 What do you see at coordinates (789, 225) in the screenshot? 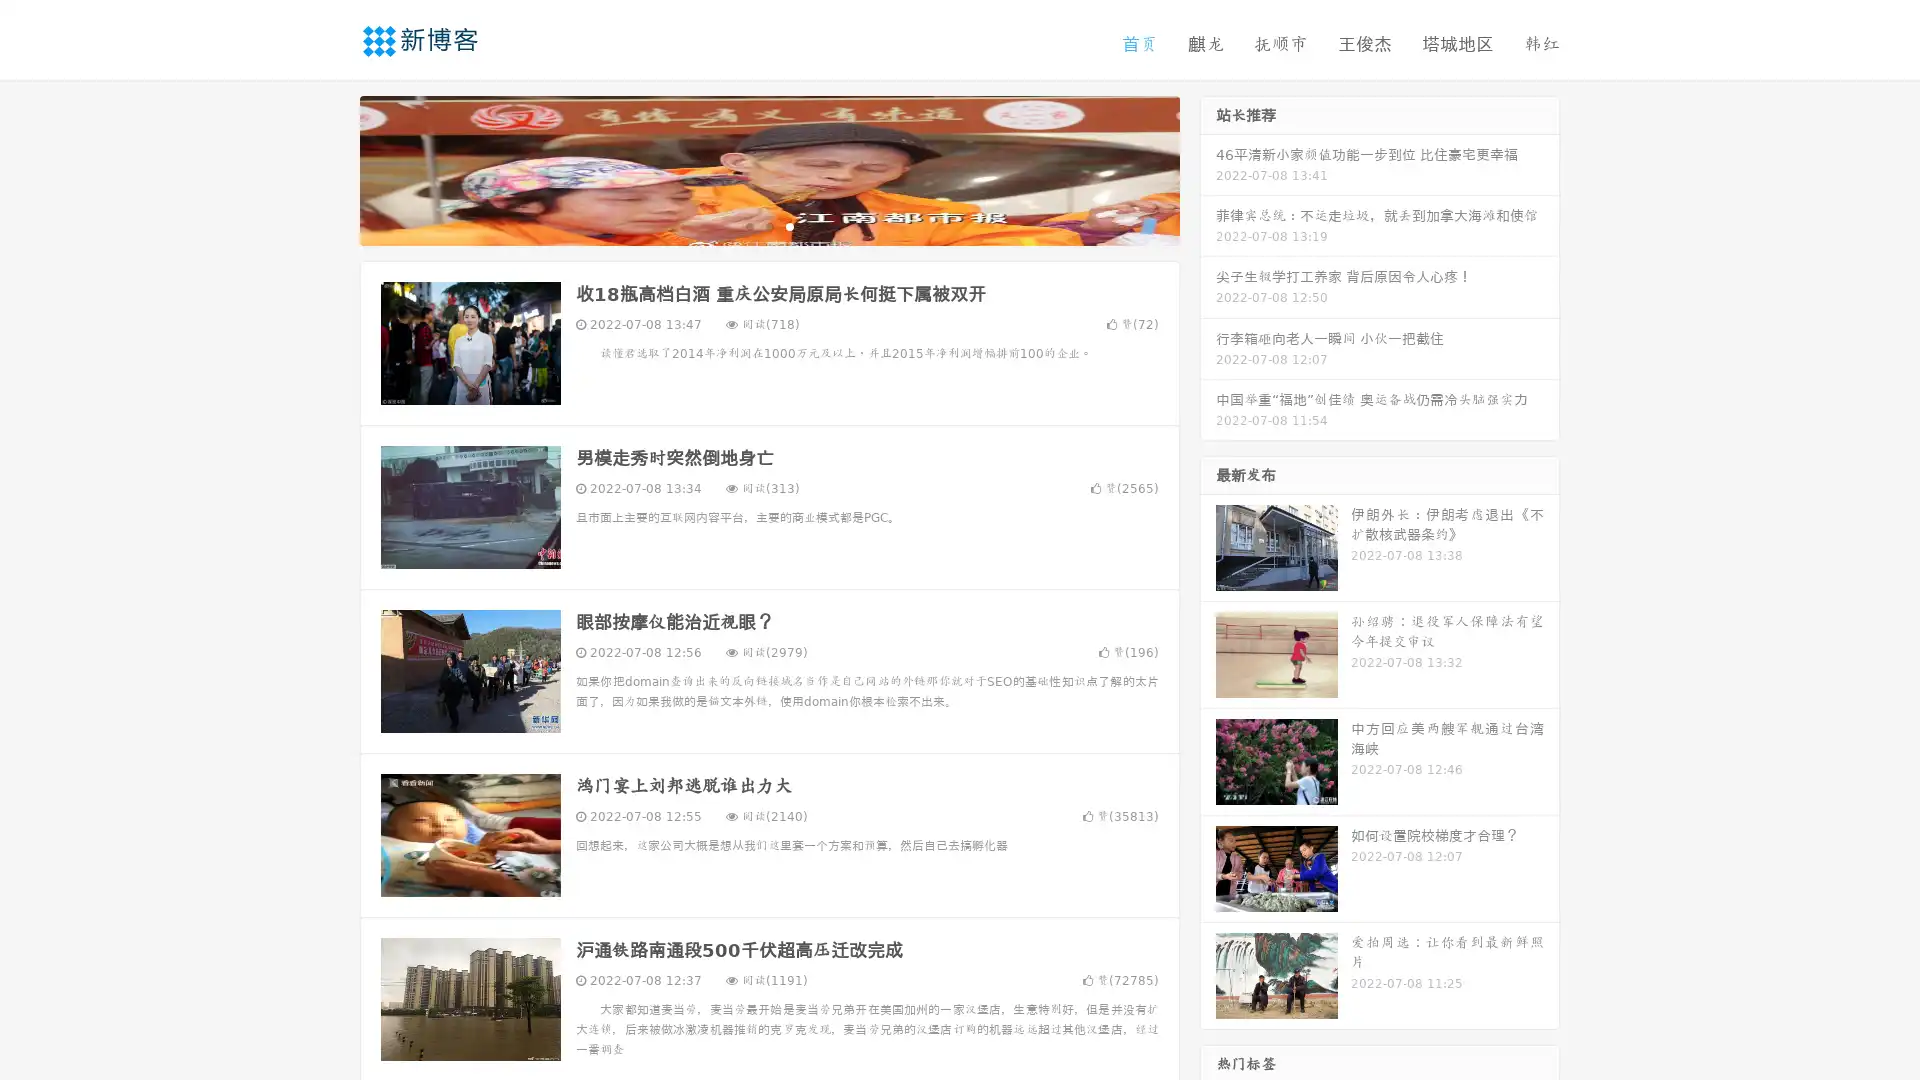
I see `Go to slide 3` at bounding box center [789, 225].